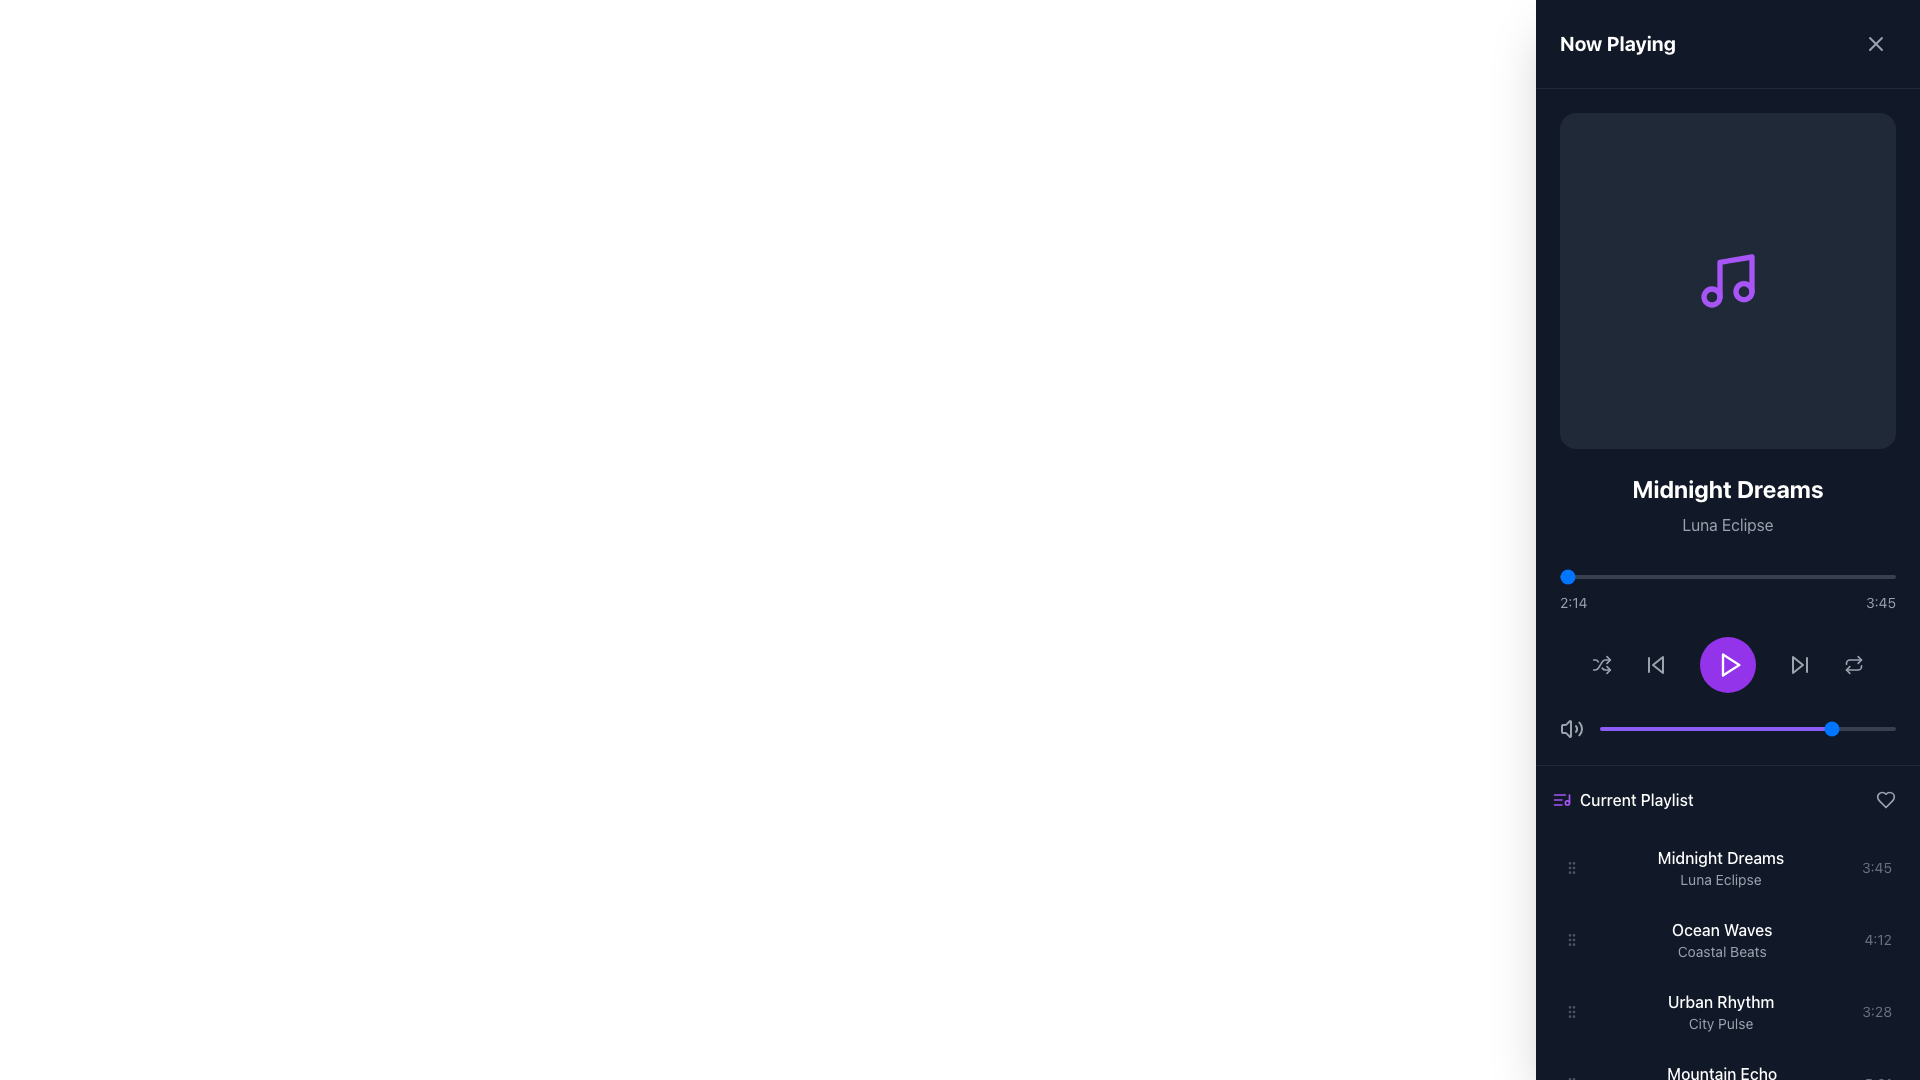  What do you see at coordinates (1727, 585) in the screenshot?
I see `the progress bar located in the central lower portion of the music player interface` at bounding box center [1727, 585].